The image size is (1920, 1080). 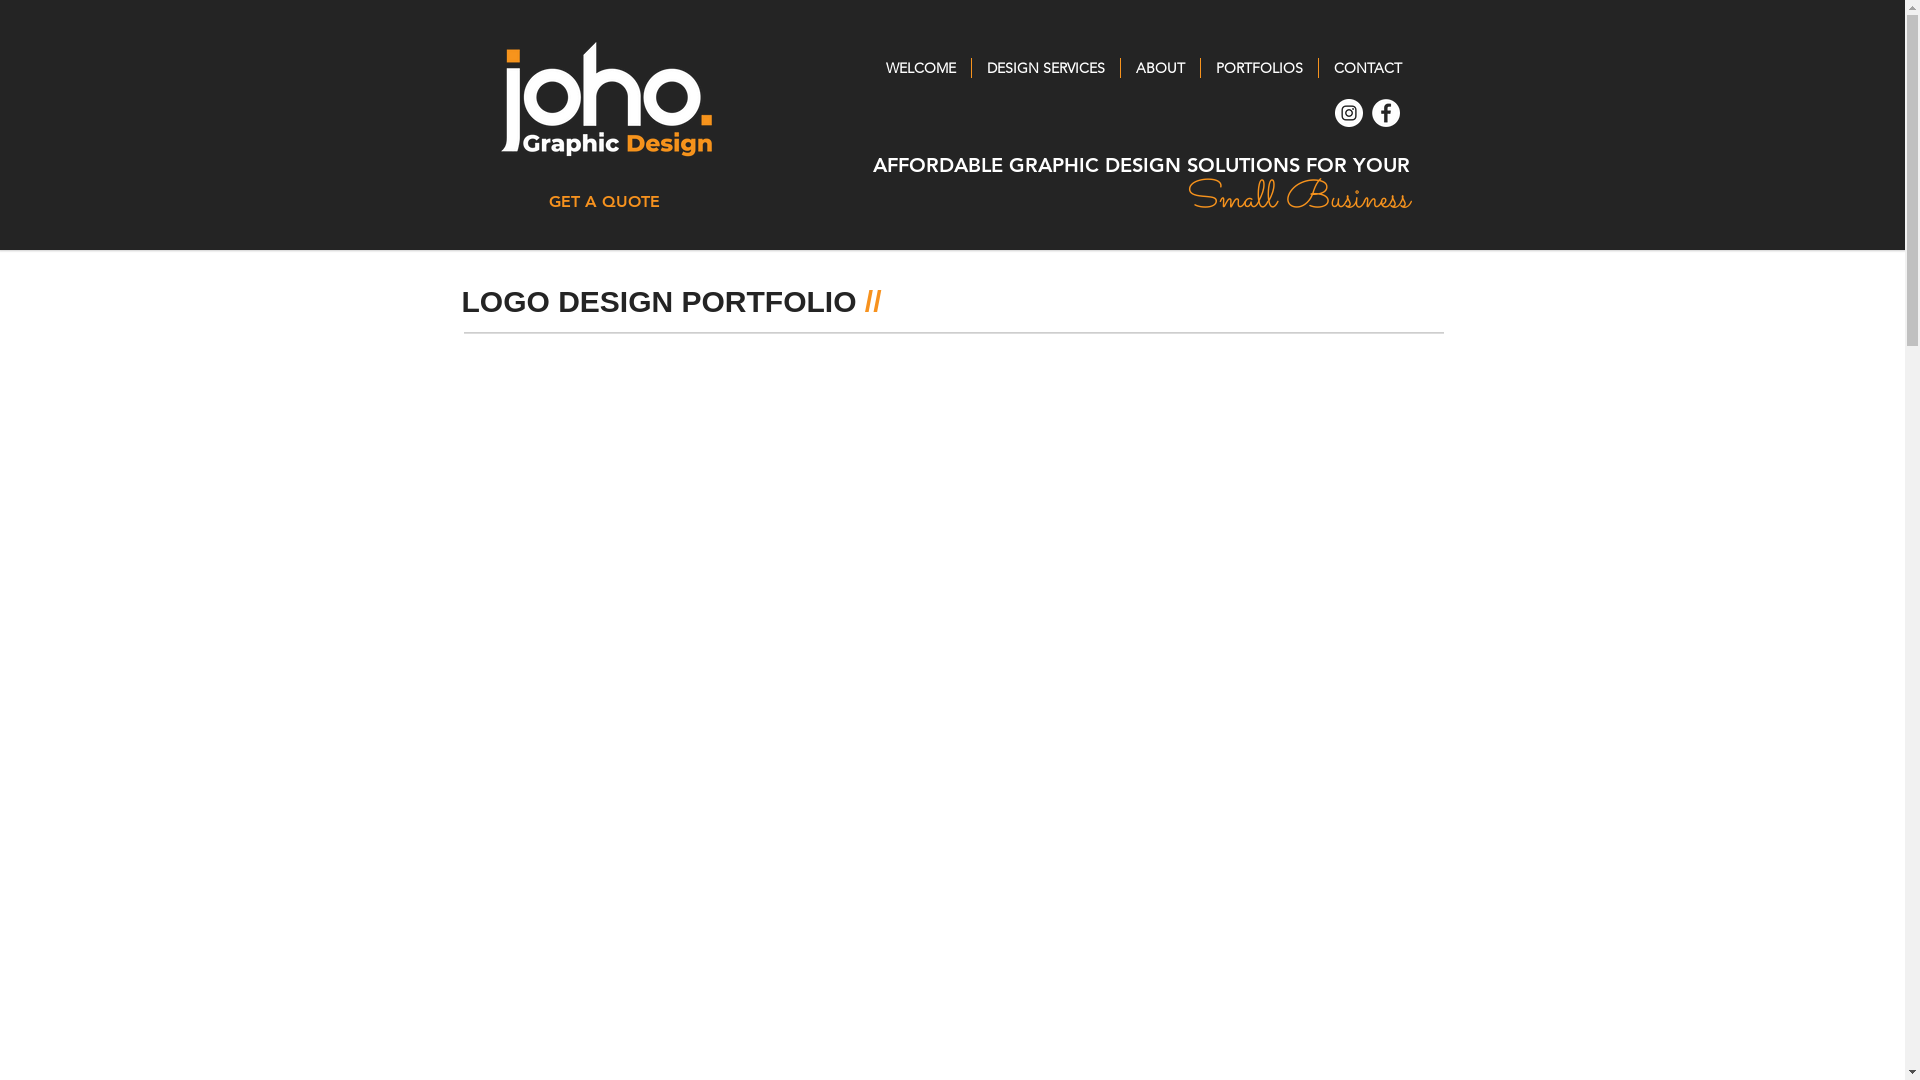 What do you see at coordinates (1366, 67) in the screenshot?
I see `'CONTACT'` at bounding box center [1366, 67].